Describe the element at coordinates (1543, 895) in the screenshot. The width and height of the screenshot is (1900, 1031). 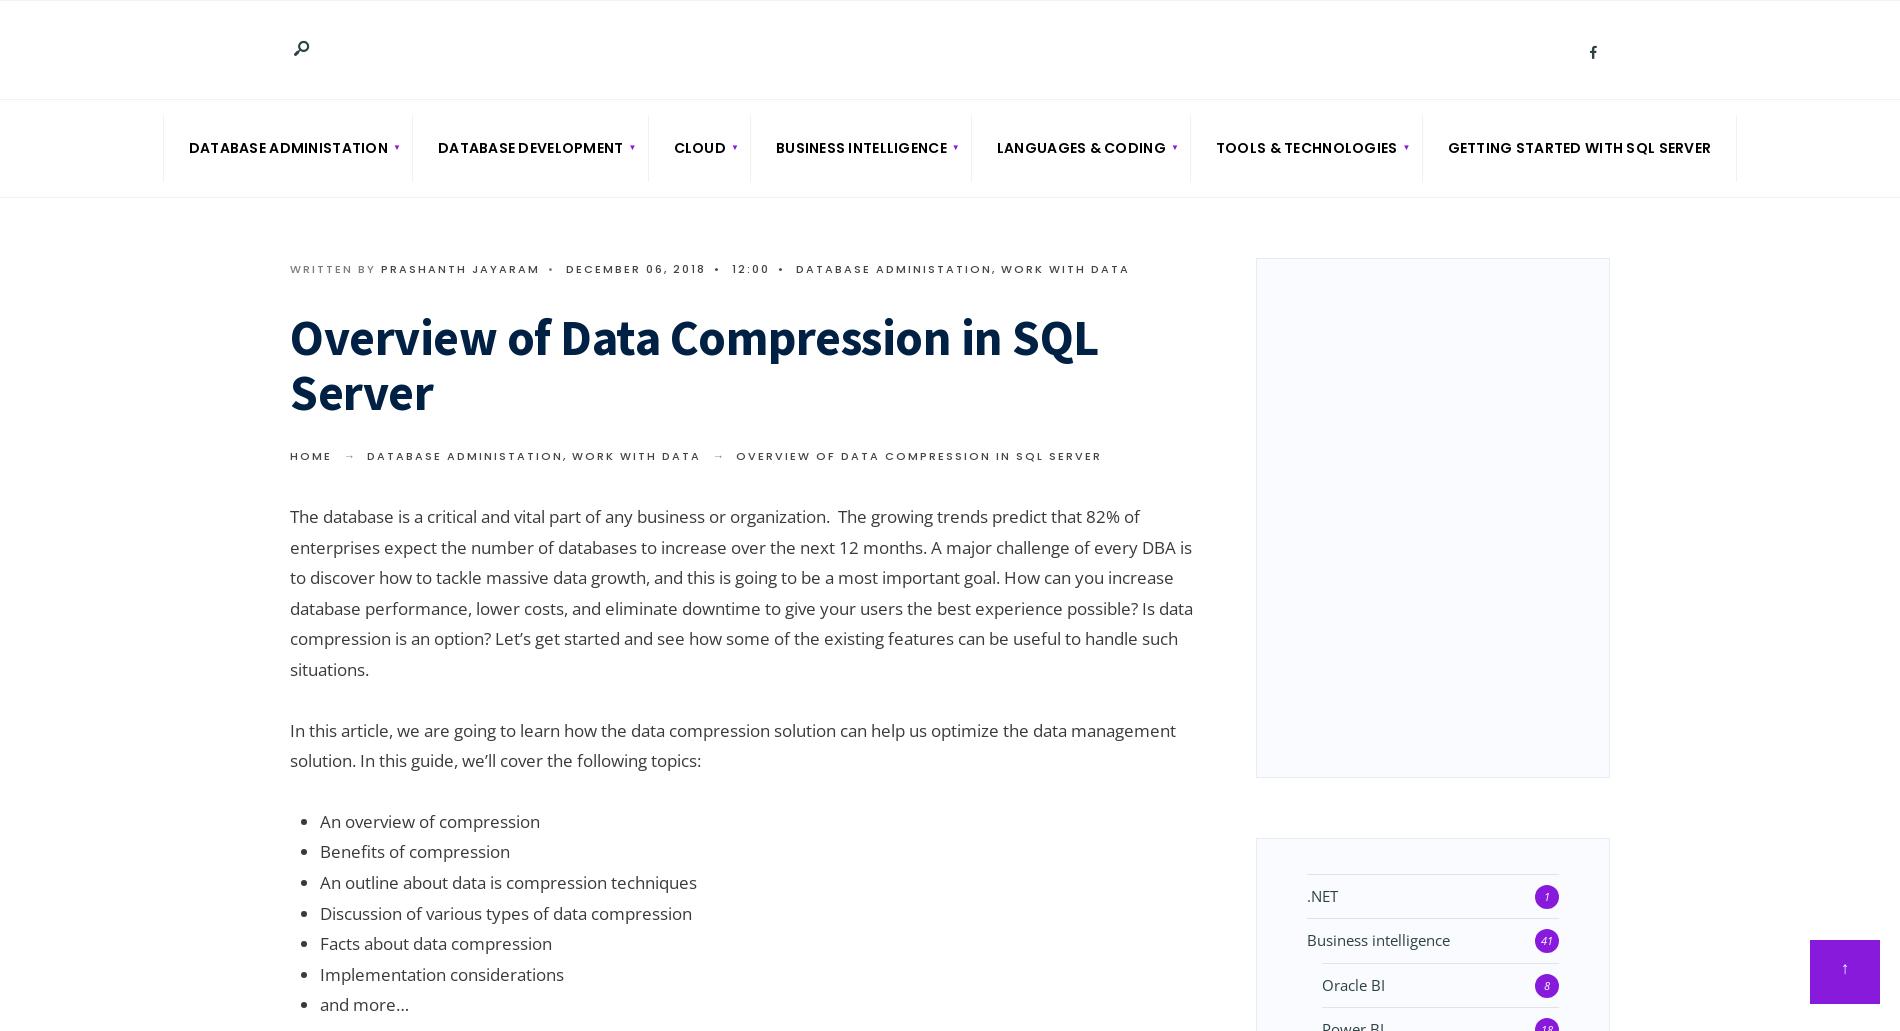
I see `'1'` at that location.